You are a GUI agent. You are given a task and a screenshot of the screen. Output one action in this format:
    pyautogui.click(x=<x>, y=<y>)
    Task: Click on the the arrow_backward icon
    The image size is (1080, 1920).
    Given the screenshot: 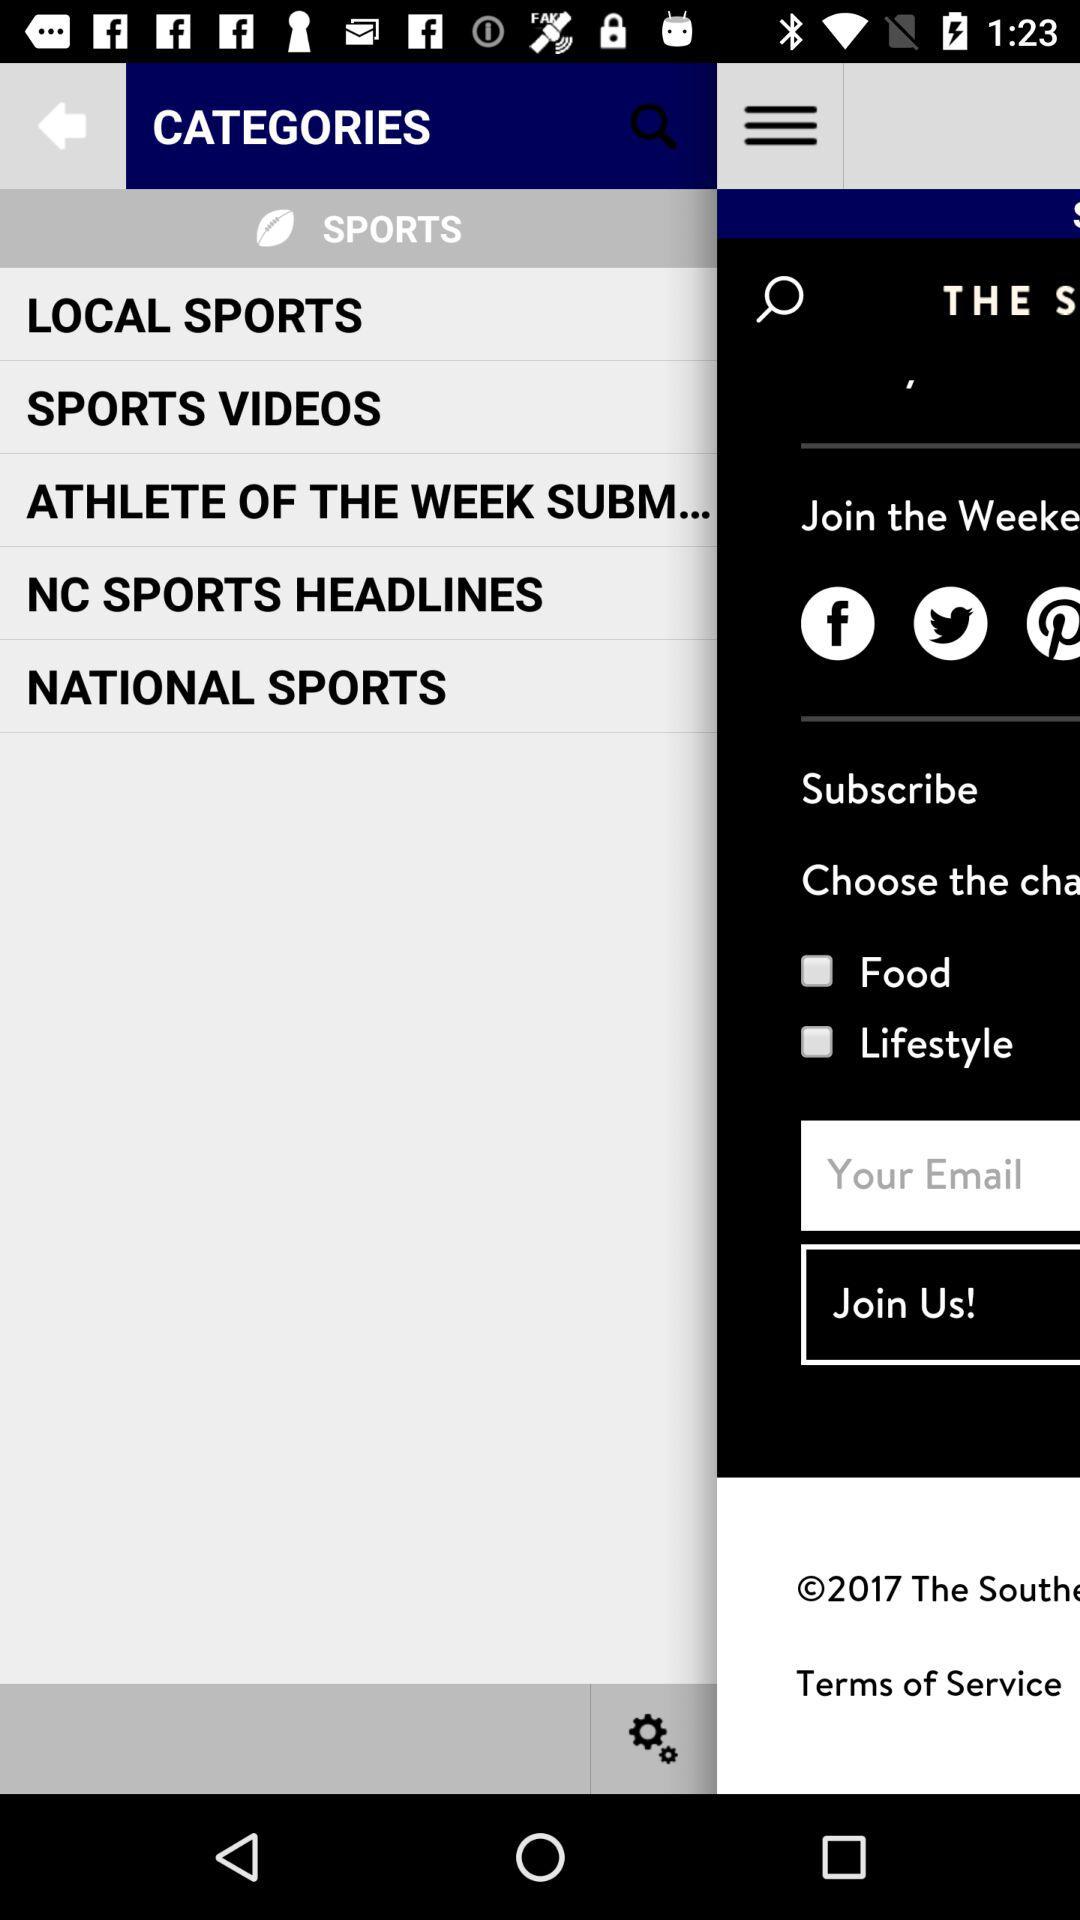 What is the action you would take?
    pyautogui.click(x=61, y=124)
    